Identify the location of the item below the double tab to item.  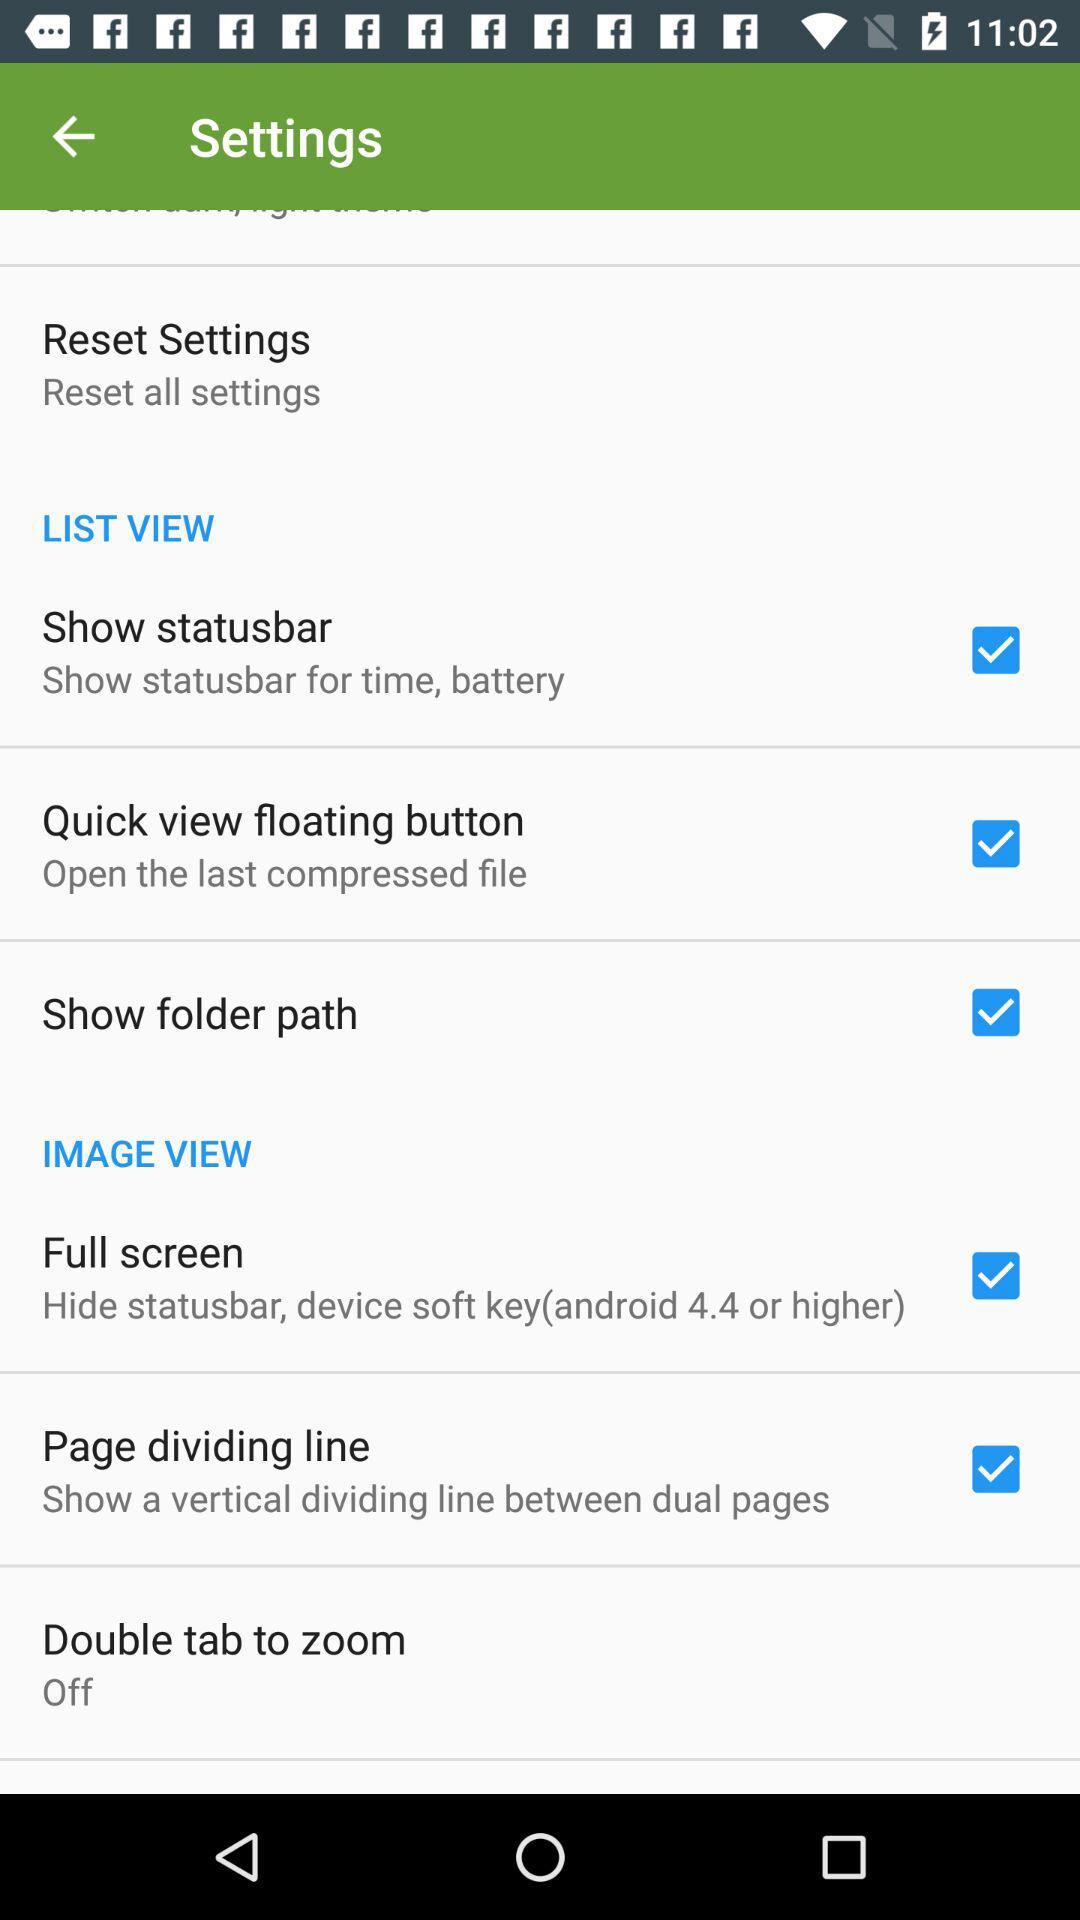
(66, 1690).